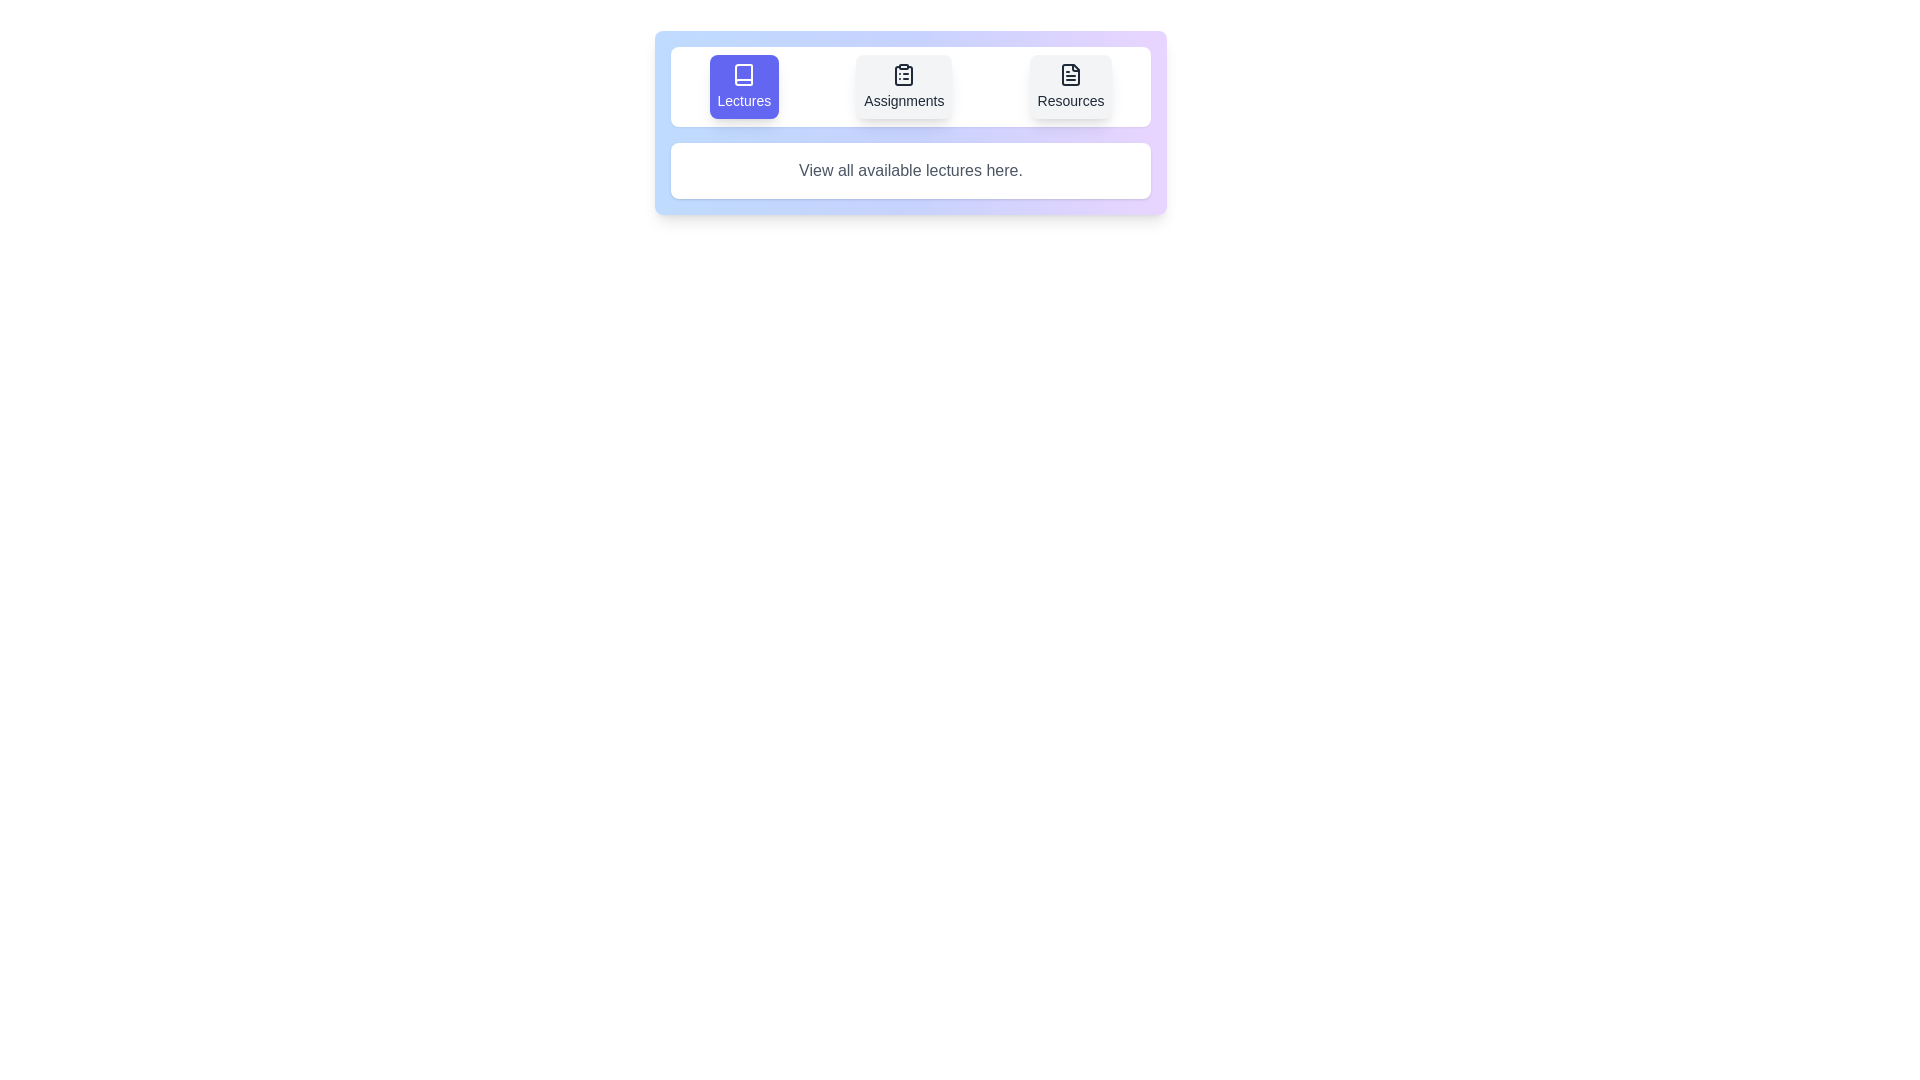 Image resolution: width=1920 pixels, height=1080 pixels. I want to click on the icon of the Resources tab, so click(1069, 86).